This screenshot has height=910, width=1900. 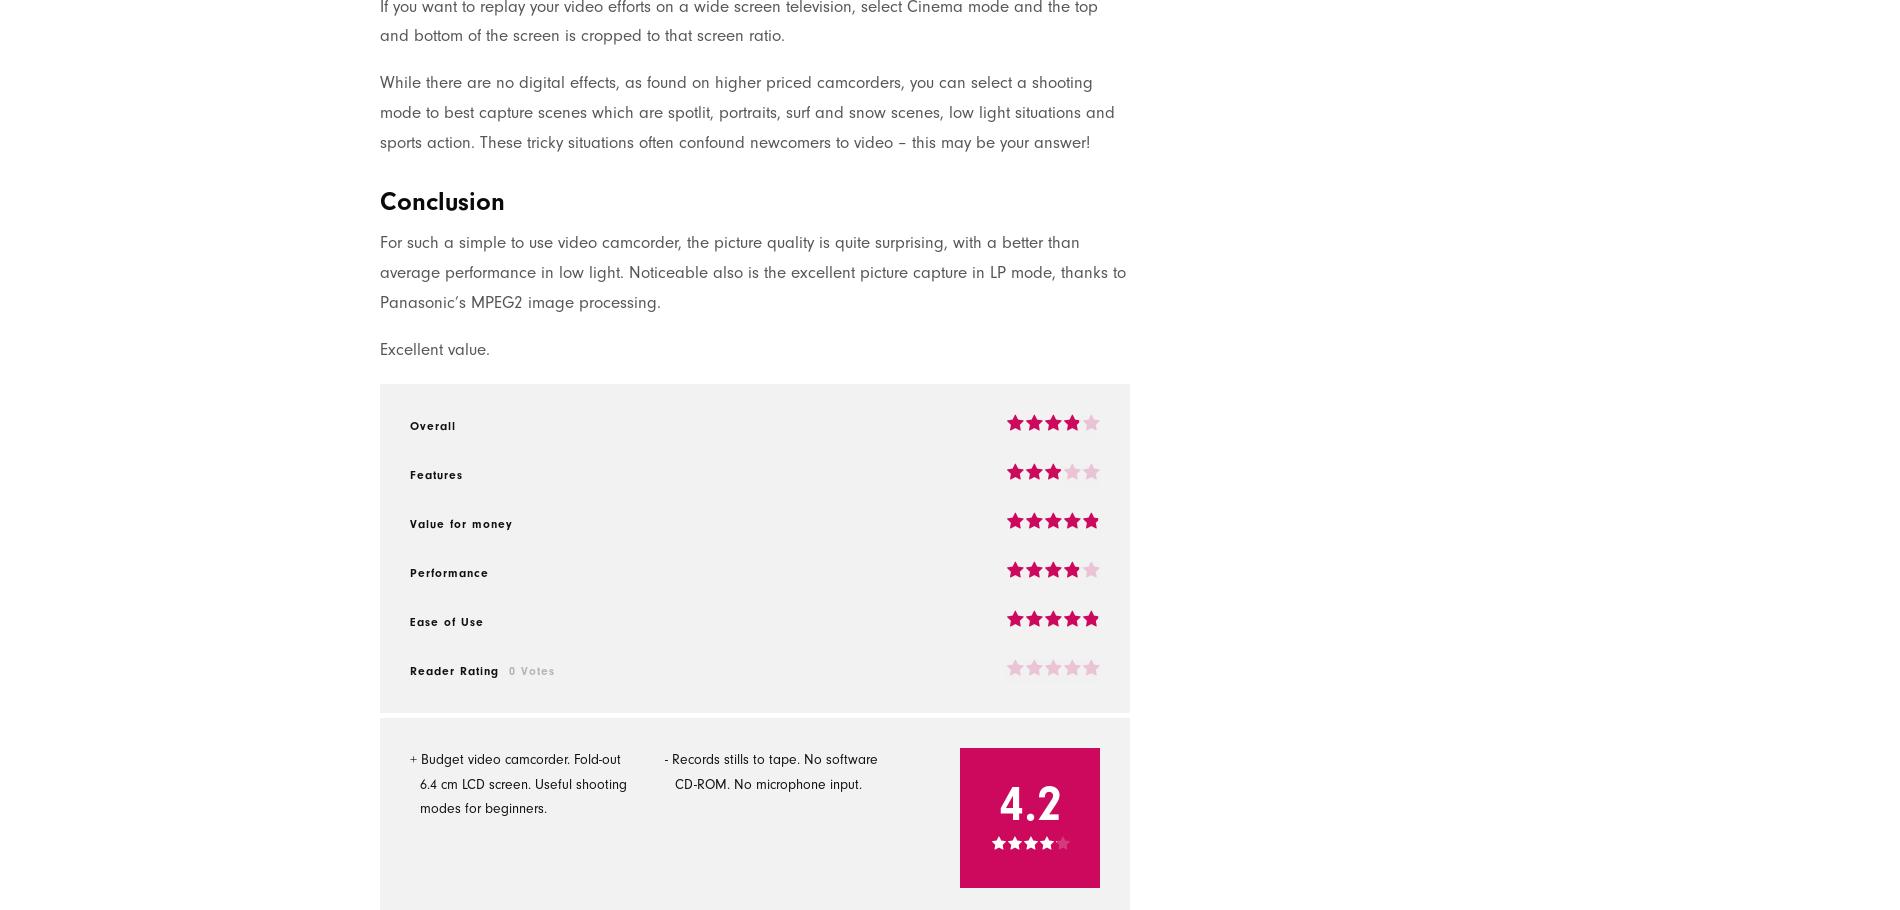 What do you see at coordinates (532, 669) in the screenshot?
I see `'0 Votes'` at bounding box center [532, 669].